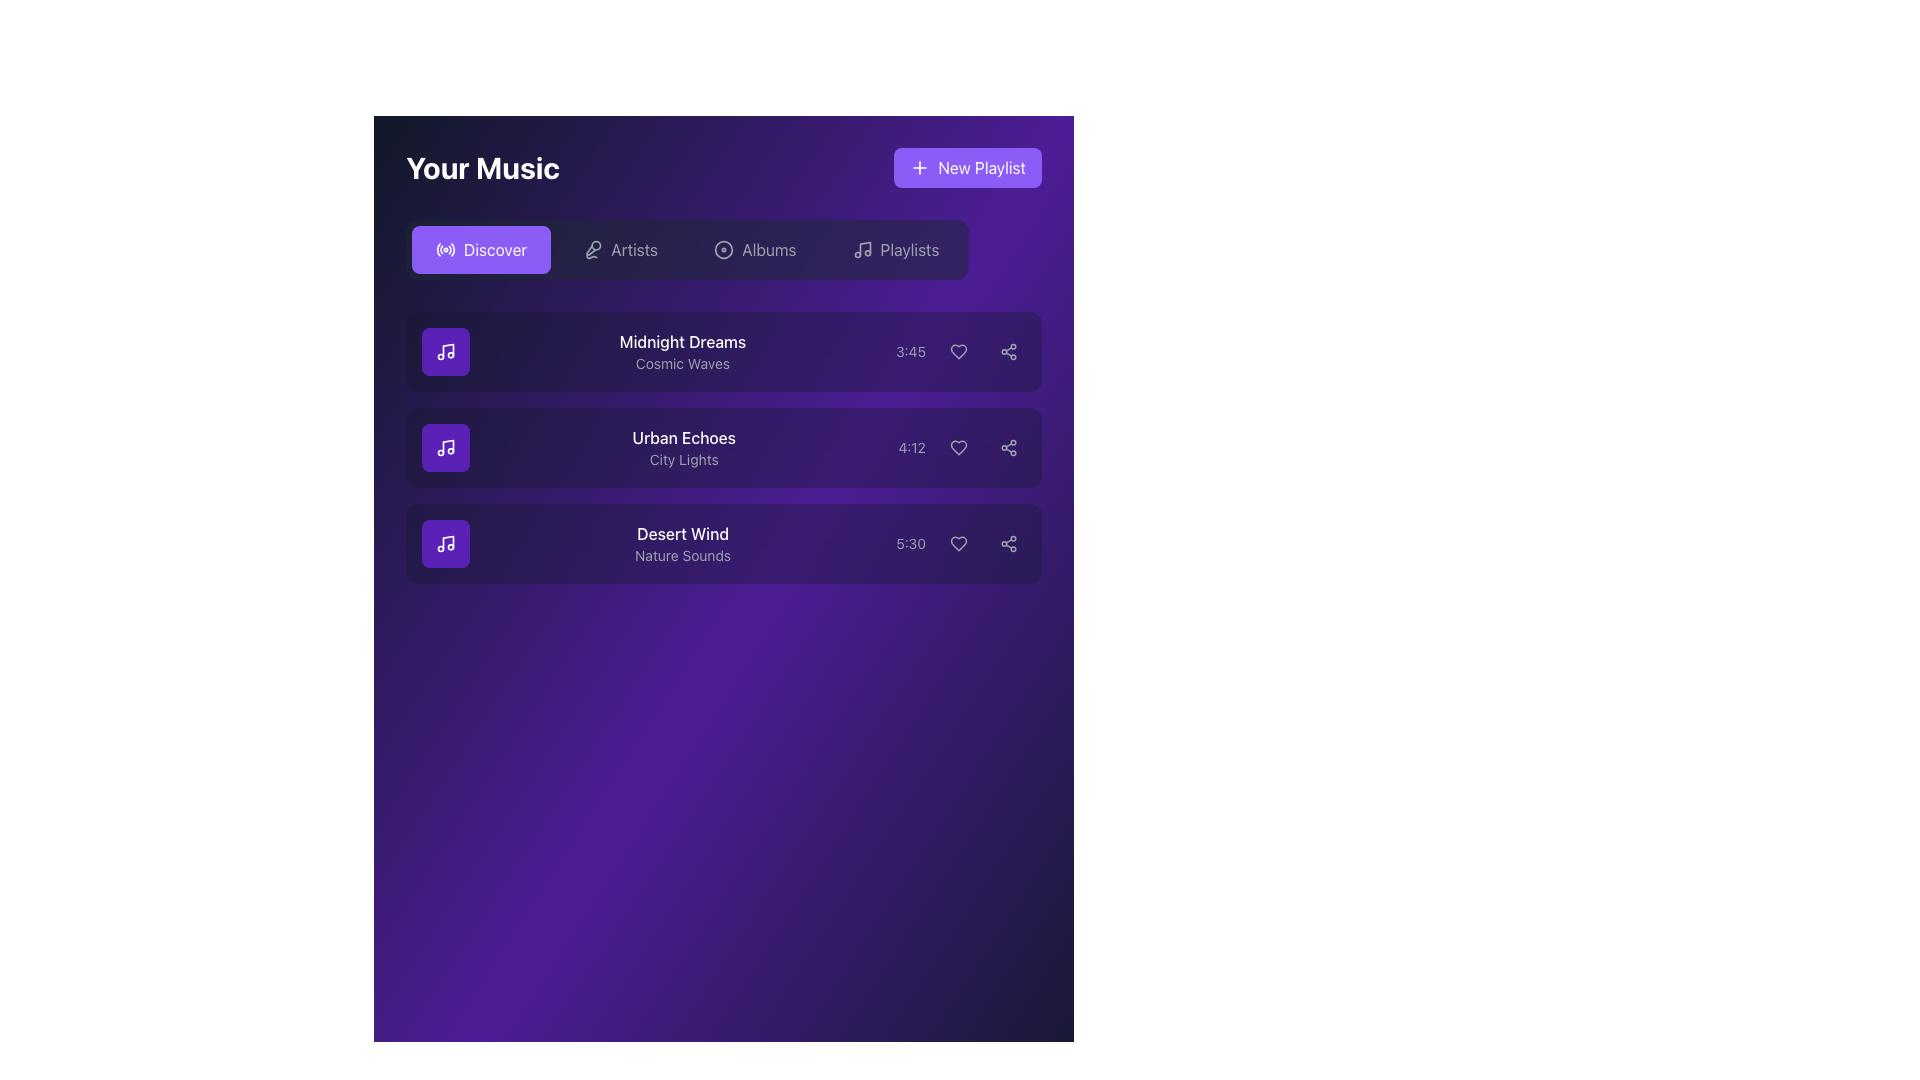 This screenshot has width=1920, height=1080. What do you see at coordinates (958, 543) in the screenshot?
I see `the heart icon in the third row of the list display to mark the 'Desert Wind' track as favorite` at bounding box center [958, 543].